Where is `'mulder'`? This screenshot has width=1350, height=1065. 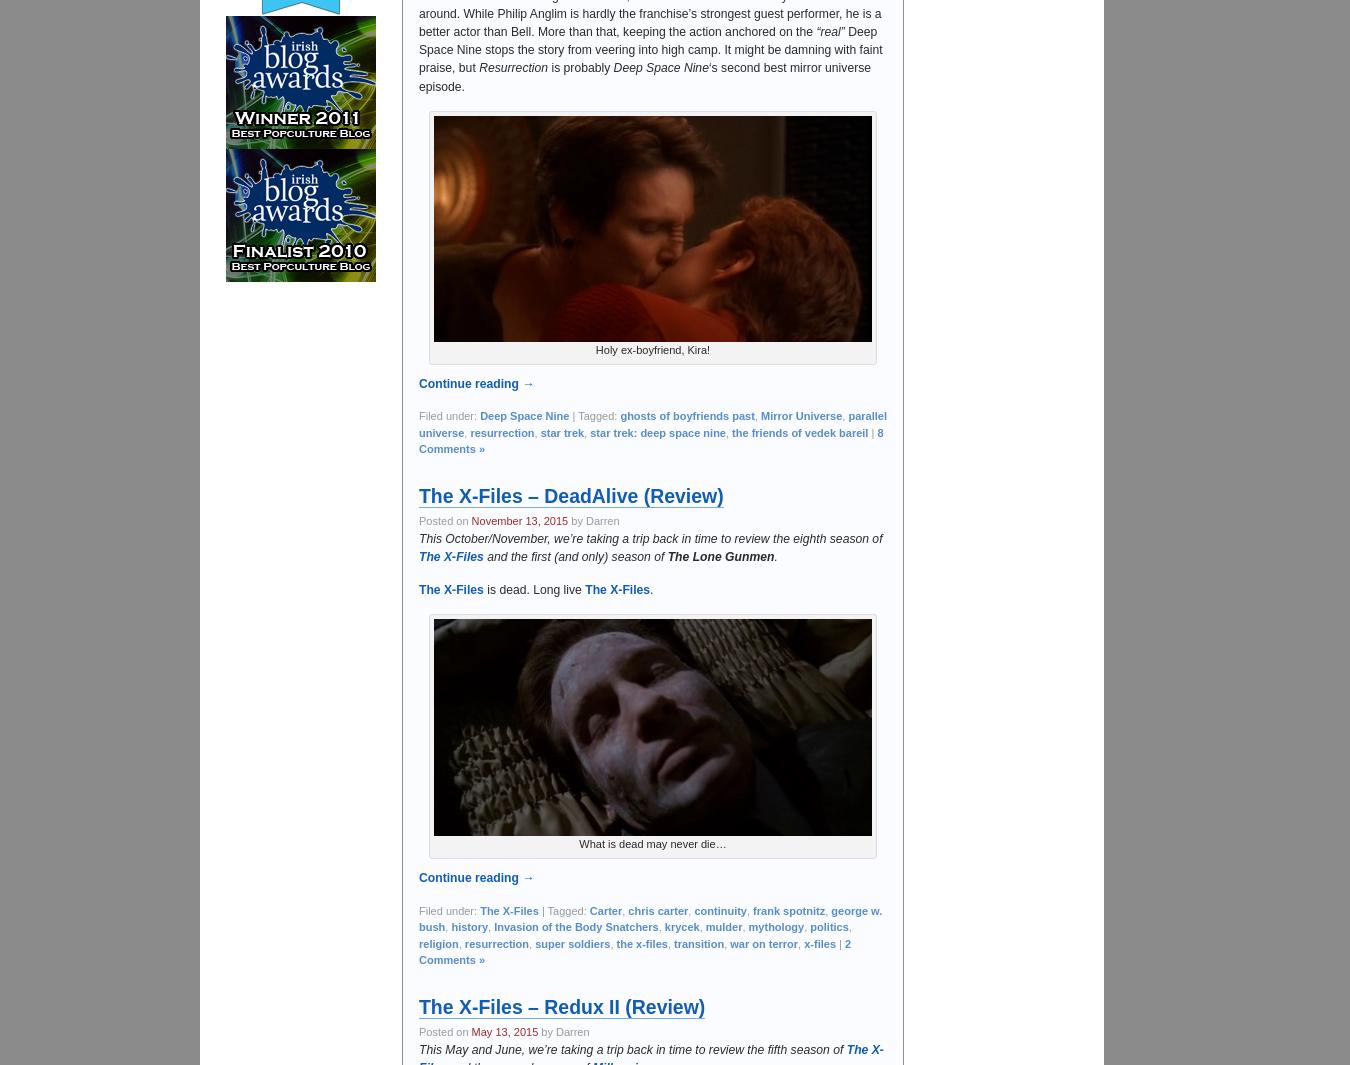
'mulder' is located at coordinates (722, 926).